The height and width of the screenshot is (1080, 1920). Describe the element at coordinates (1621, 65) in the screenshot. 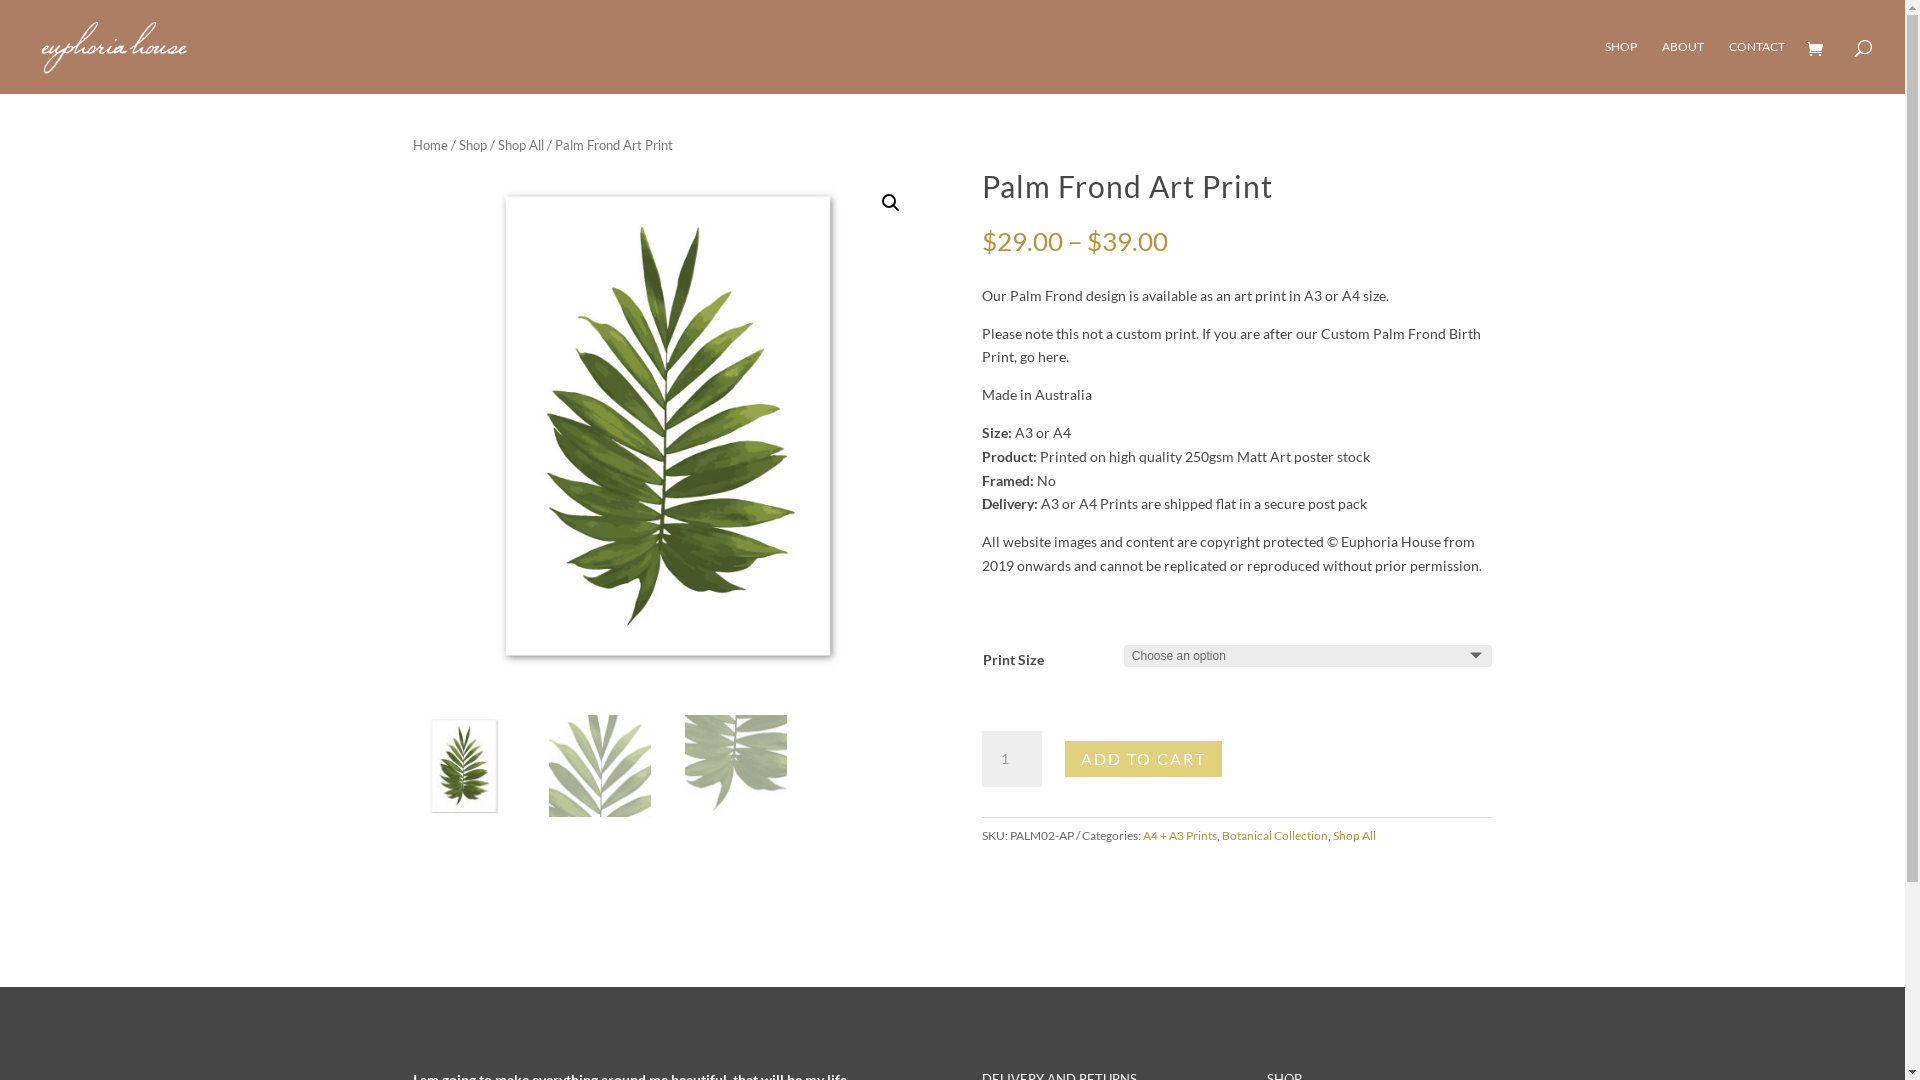

I see `'SHOP'` at that location.